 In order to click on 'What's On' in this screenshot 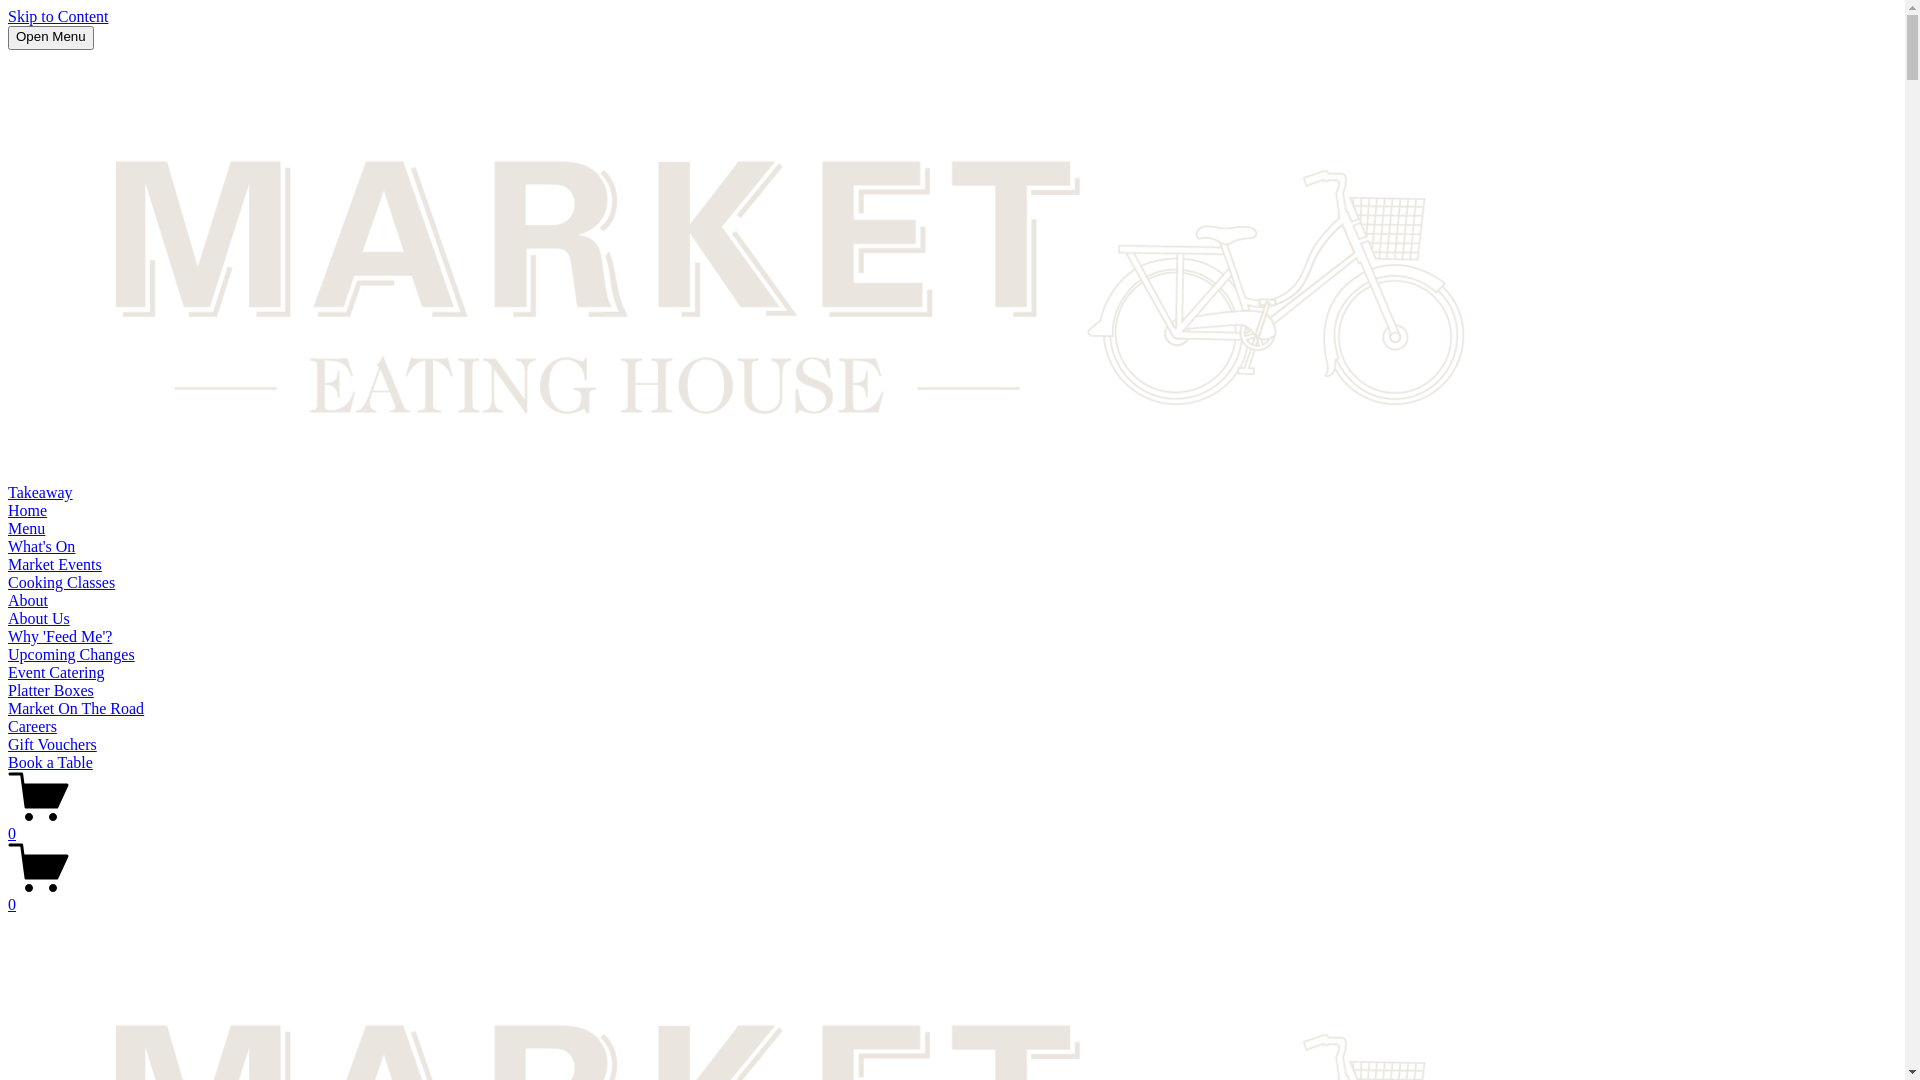, I will do `click(41, 546)`.